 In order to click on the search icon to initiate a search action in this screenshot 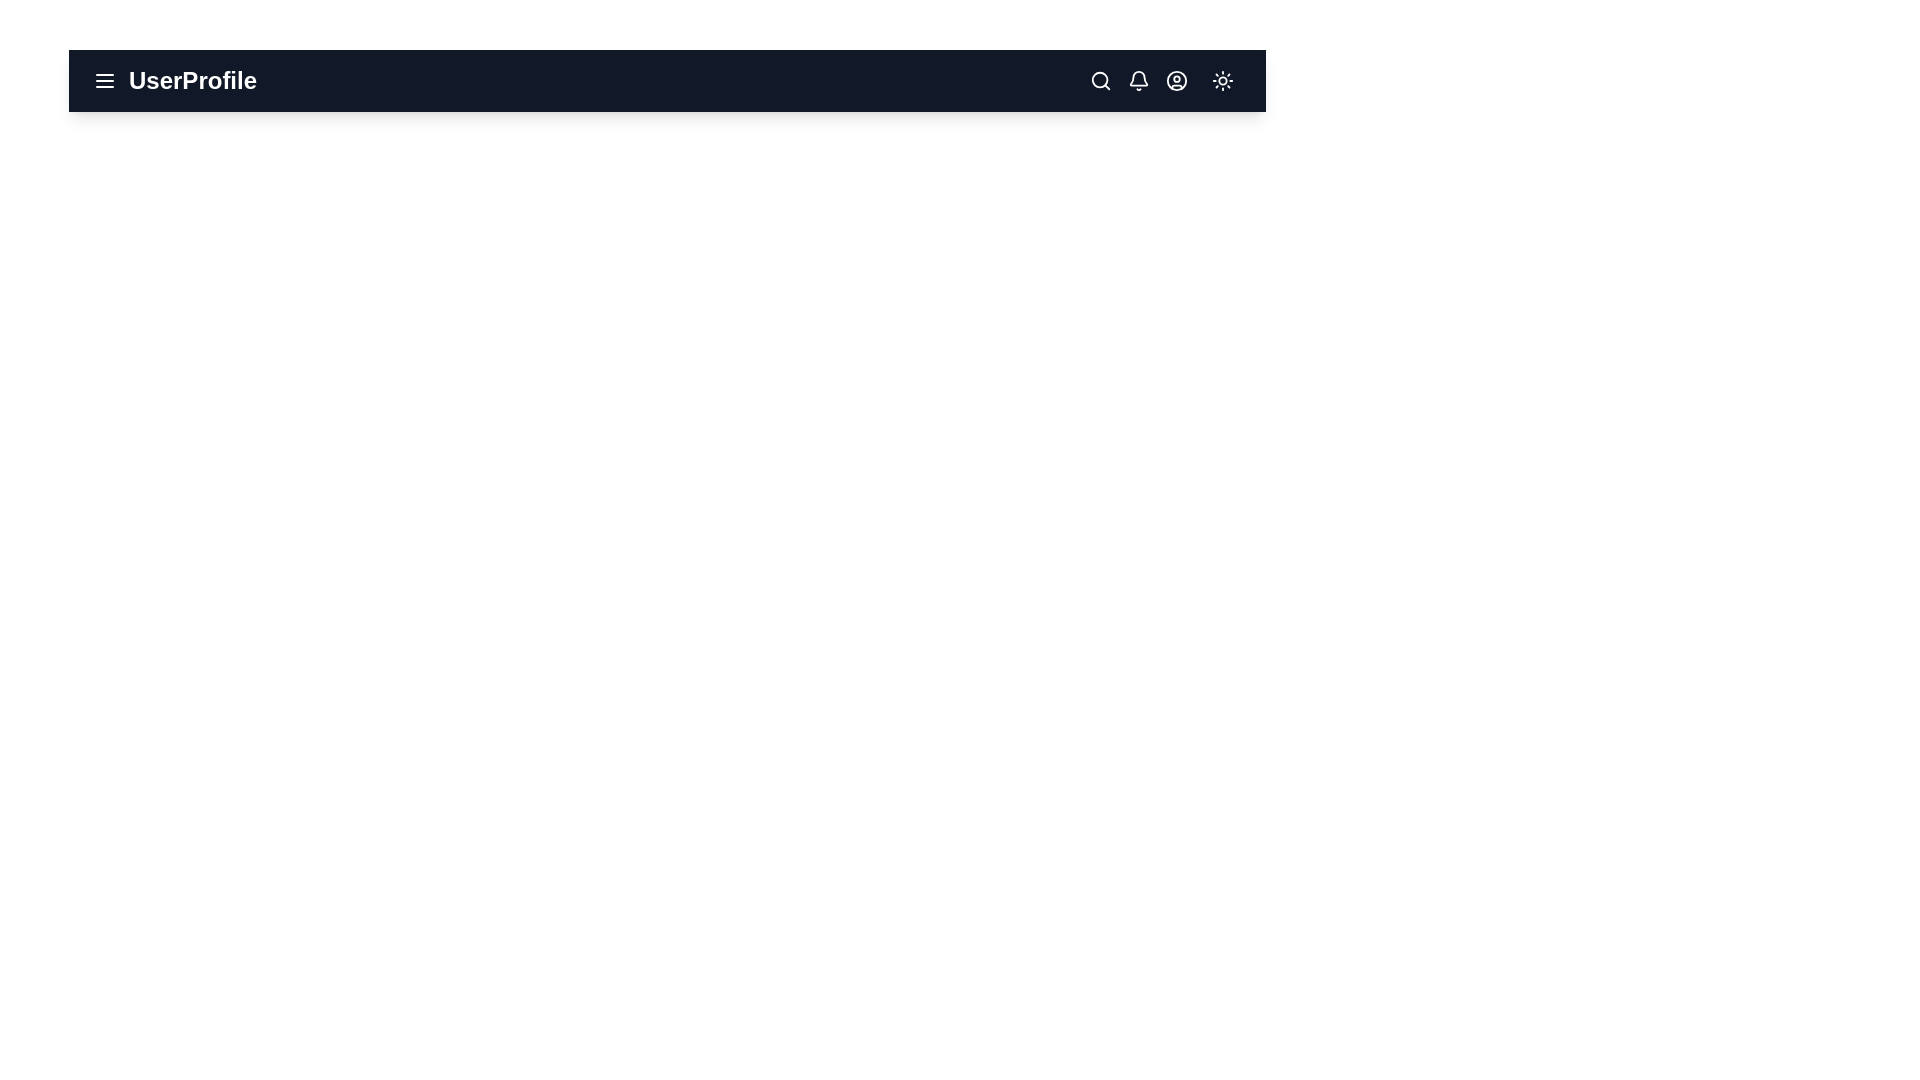, I will do `click(1099, 80)`.